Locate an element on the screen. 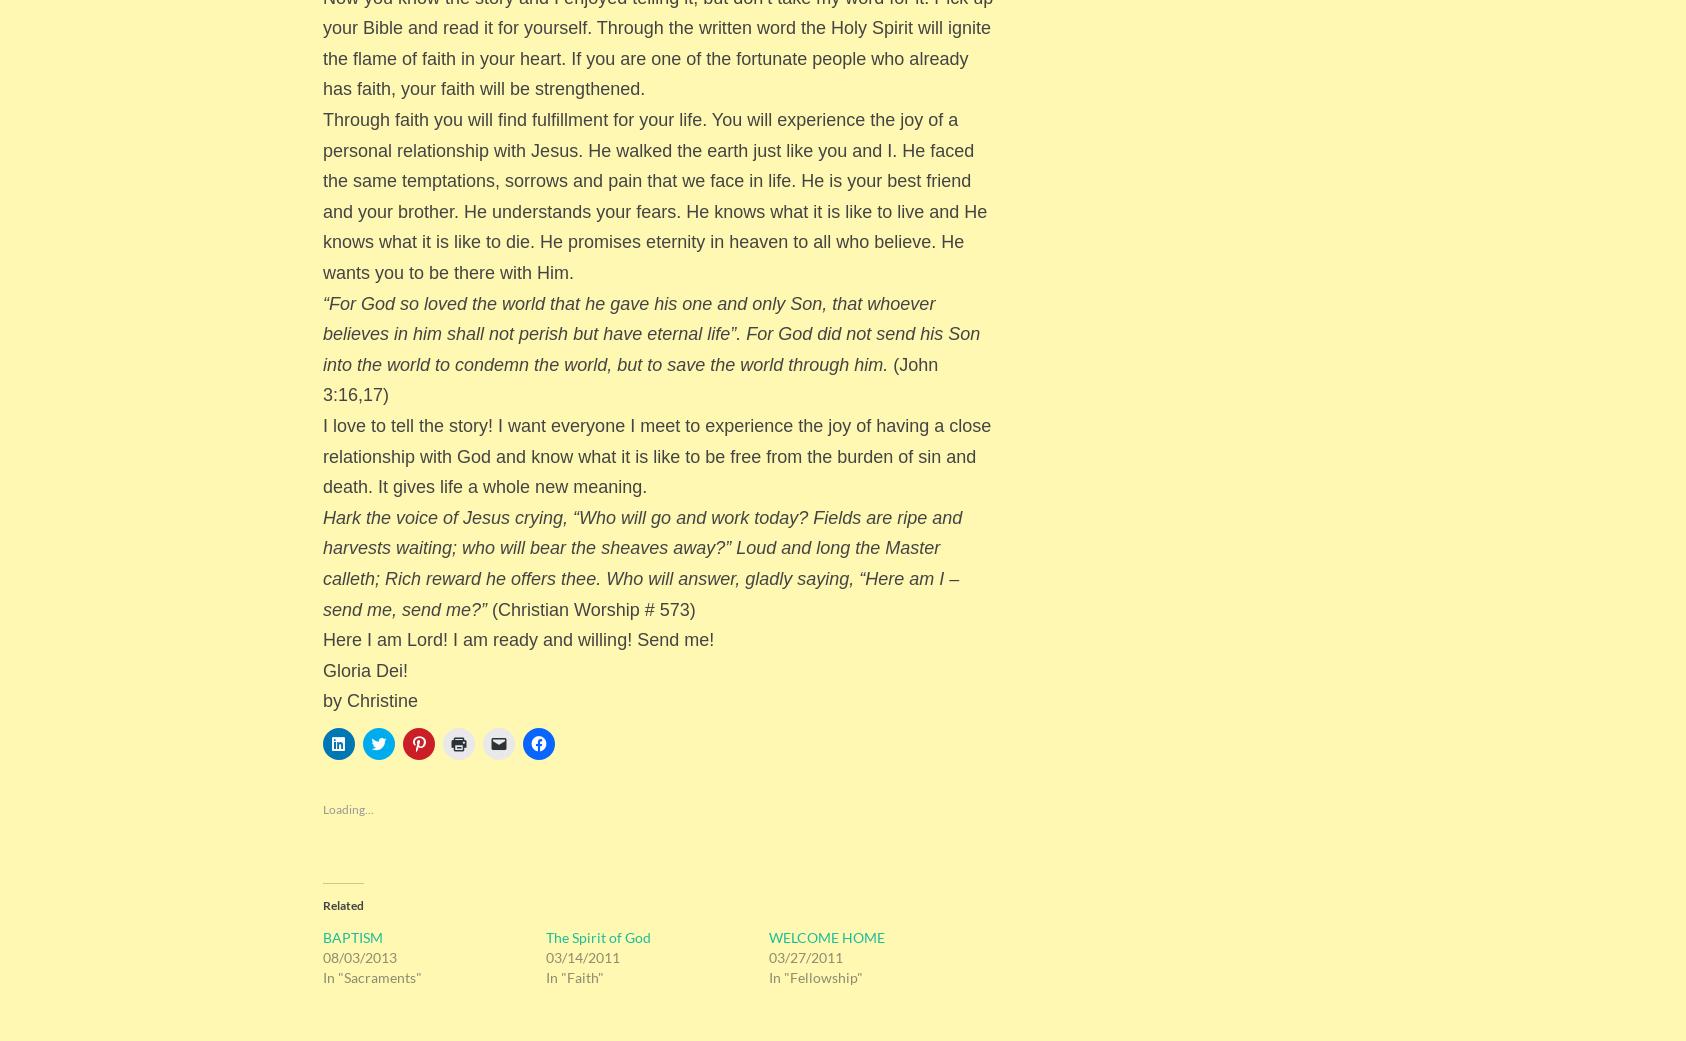 The height and width of the screenshot is (1041, 1686). 'Here I am Lord! I am ready and willing! Send me!' is located at coordinates (322, 639).